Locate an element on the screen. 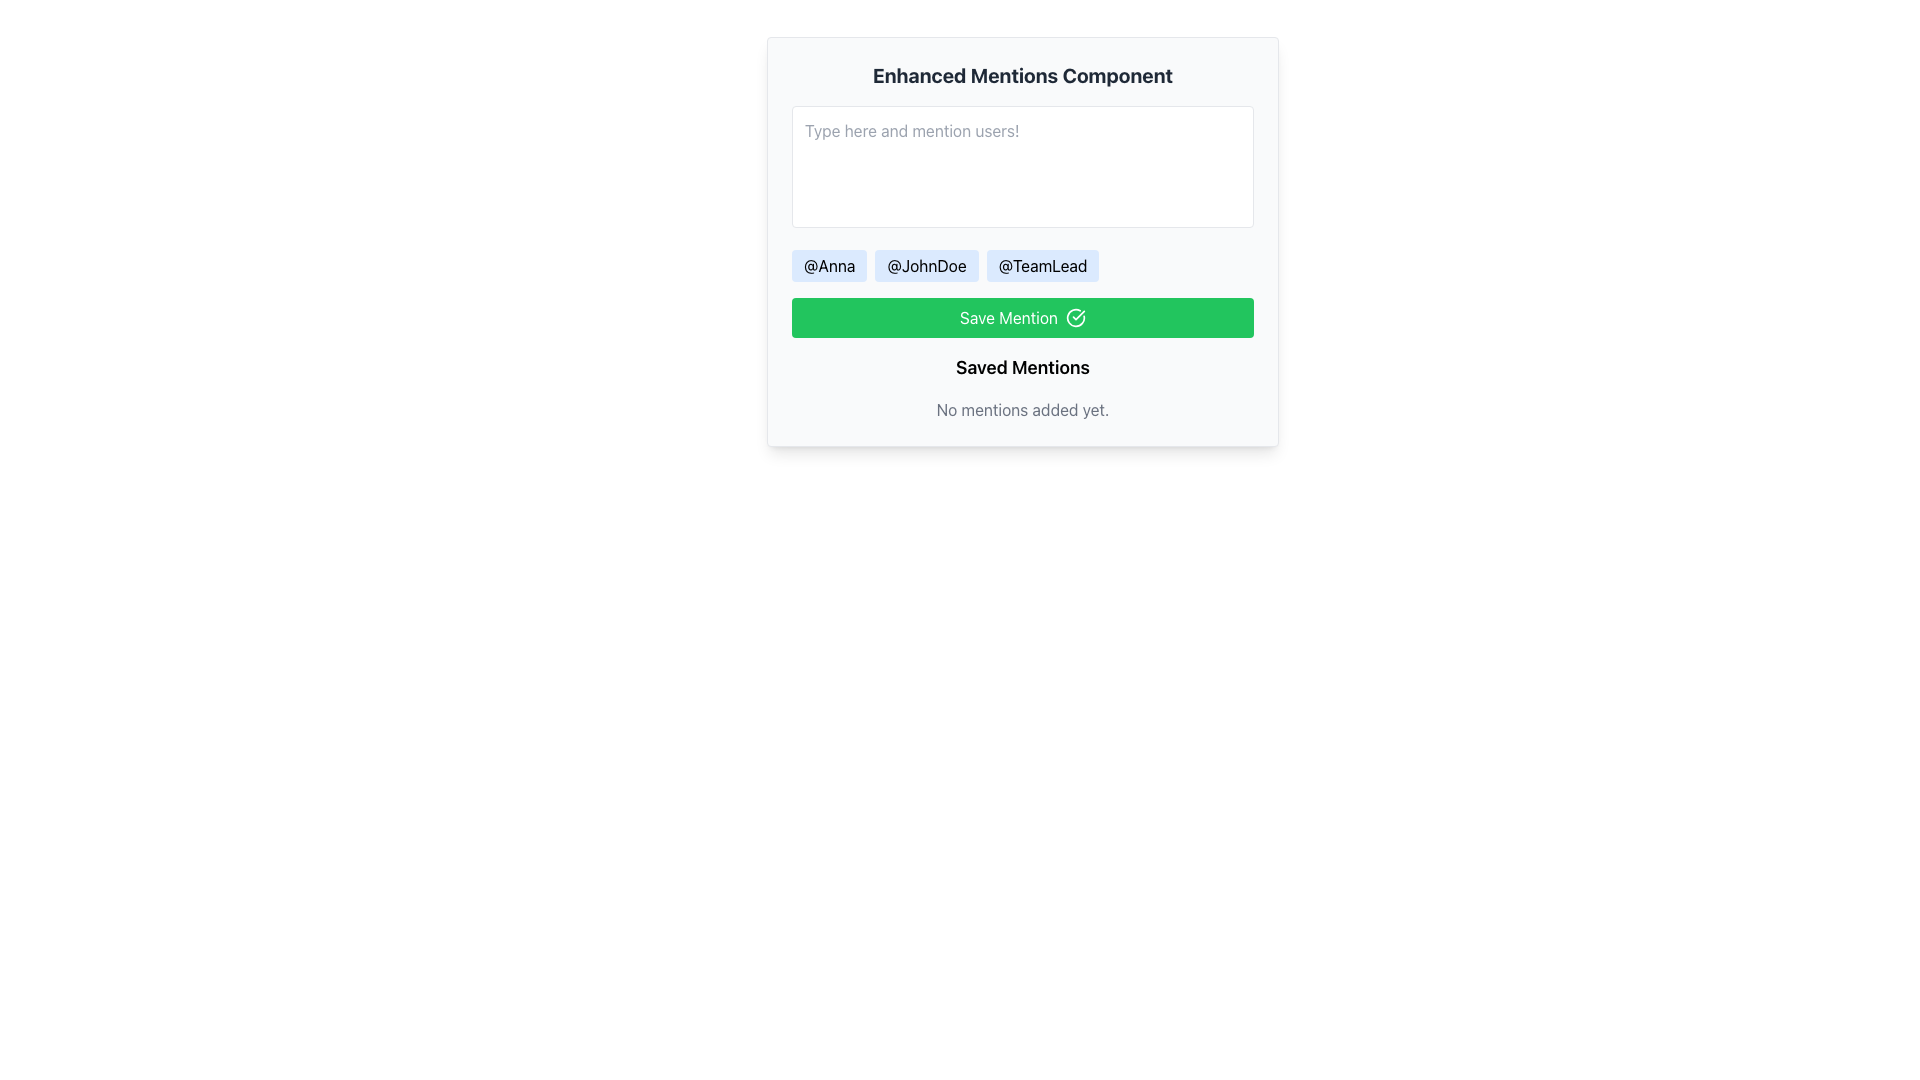 This screenshot has width=1920, height=1080. label displaying 'Saved Mentions', which is a bold and larger font header located below the green 'Save Mention' button is located at coordinates (1022, 367).